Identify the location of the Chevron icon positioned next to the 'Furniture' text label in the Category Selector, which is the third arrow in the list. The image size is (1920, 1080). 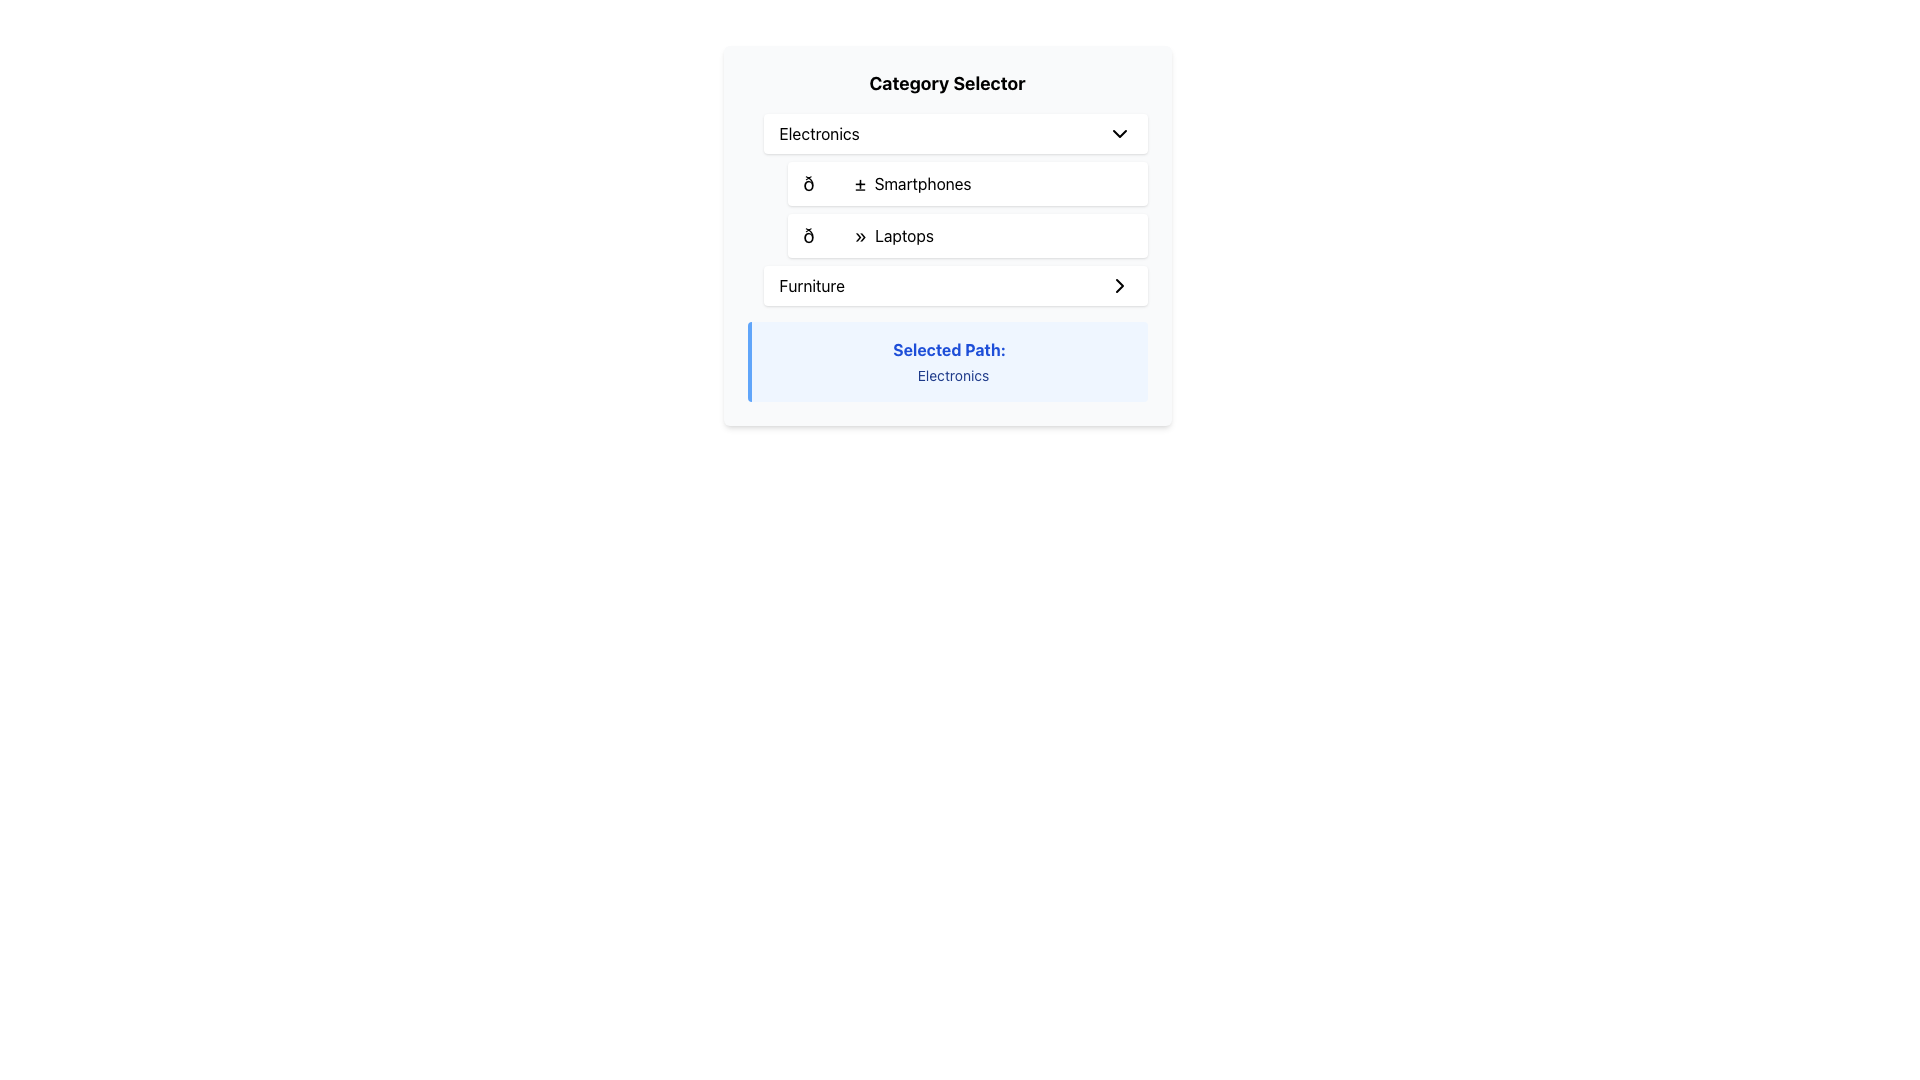
(1118, 285).